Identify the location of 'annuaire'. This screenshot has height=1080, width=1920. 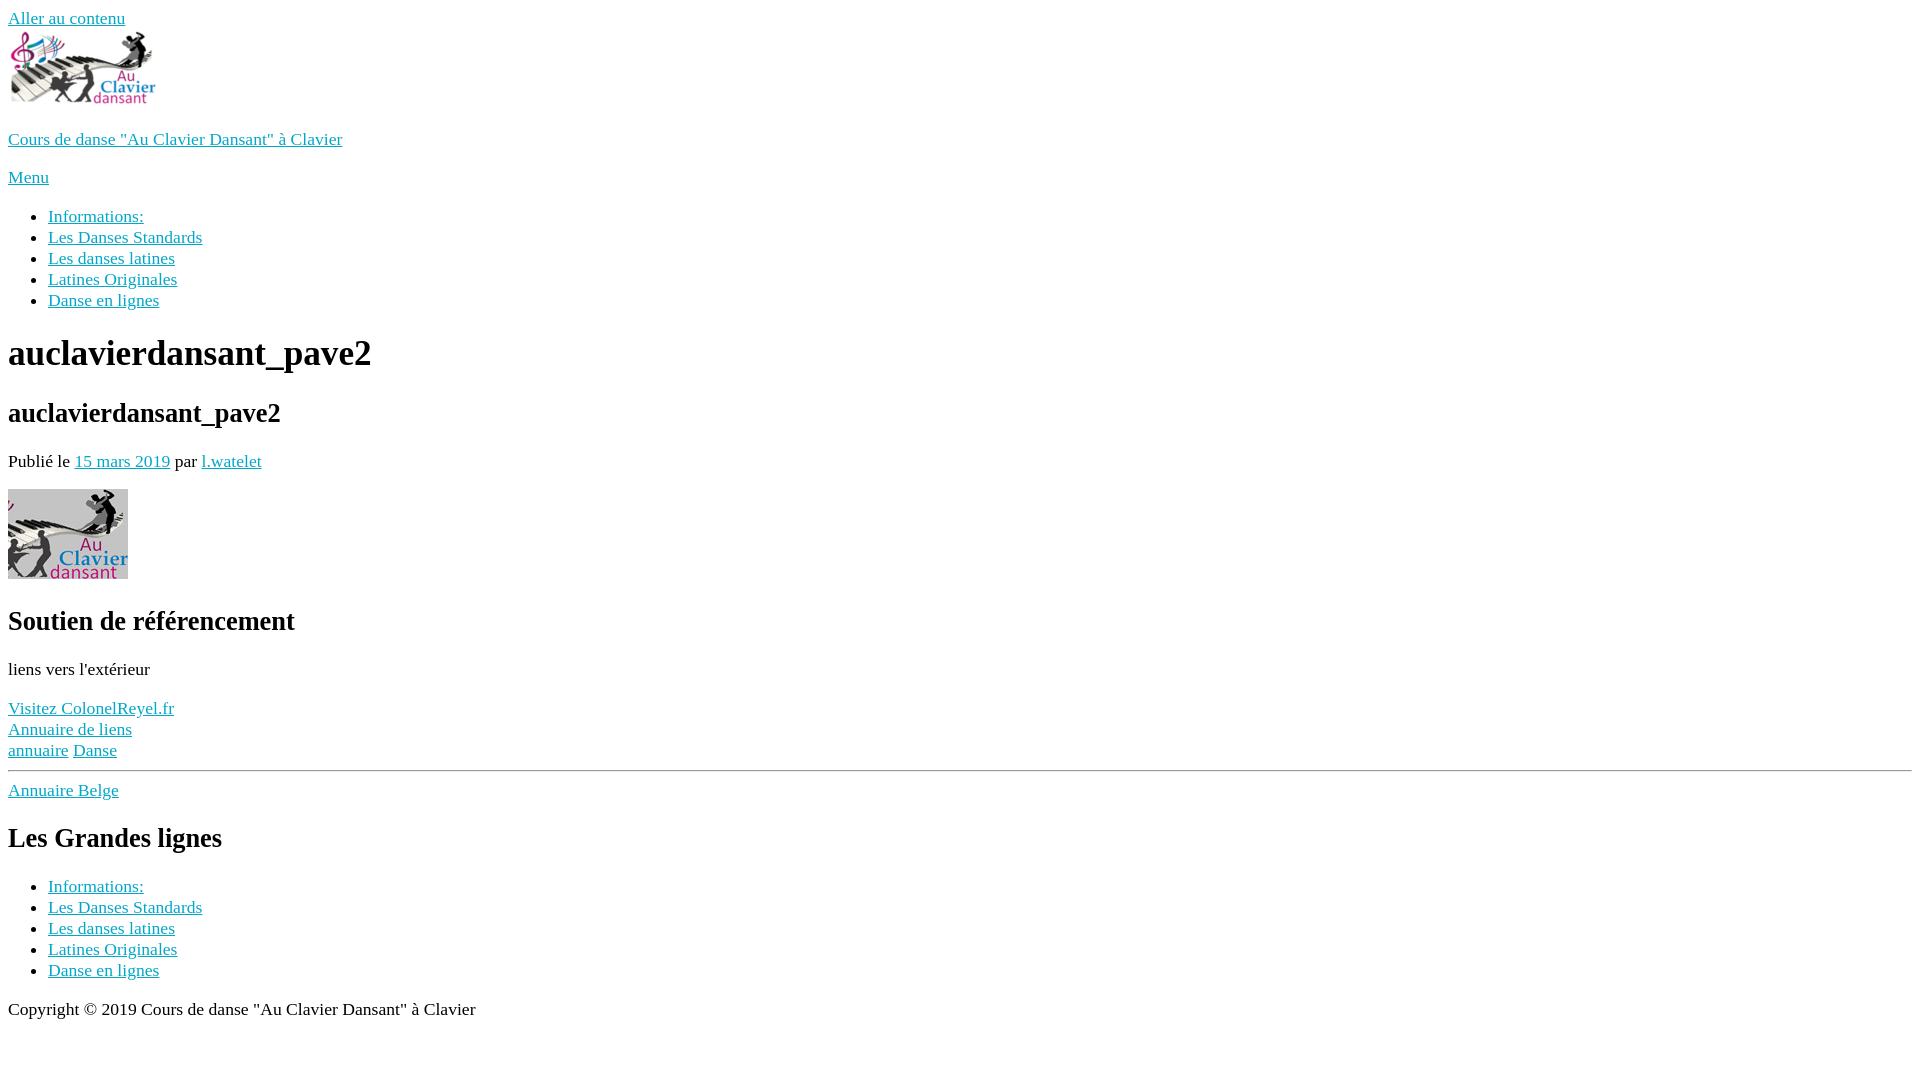
(38, 749).